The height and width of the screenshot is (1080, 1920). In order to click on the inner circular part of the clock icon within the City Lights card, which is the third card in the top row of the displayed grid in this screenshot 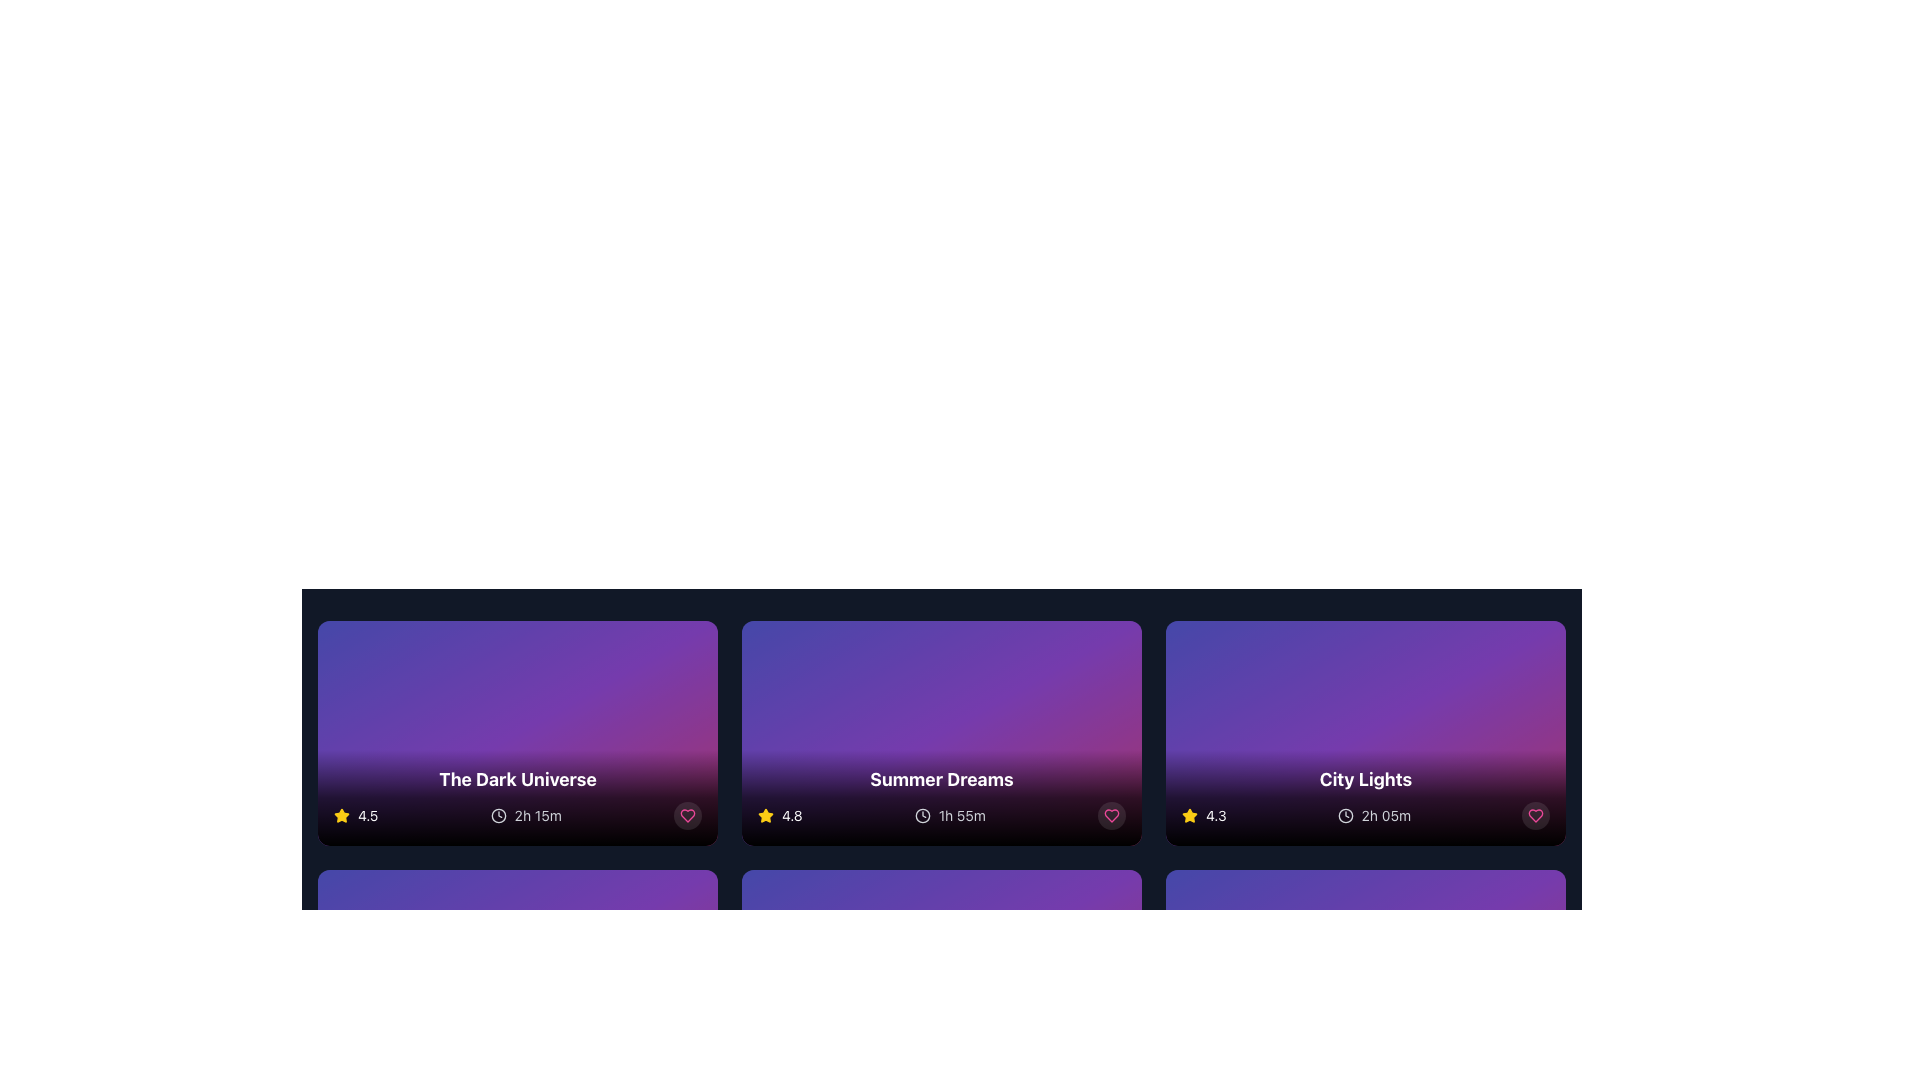, I will do `click(1345, 816)`.